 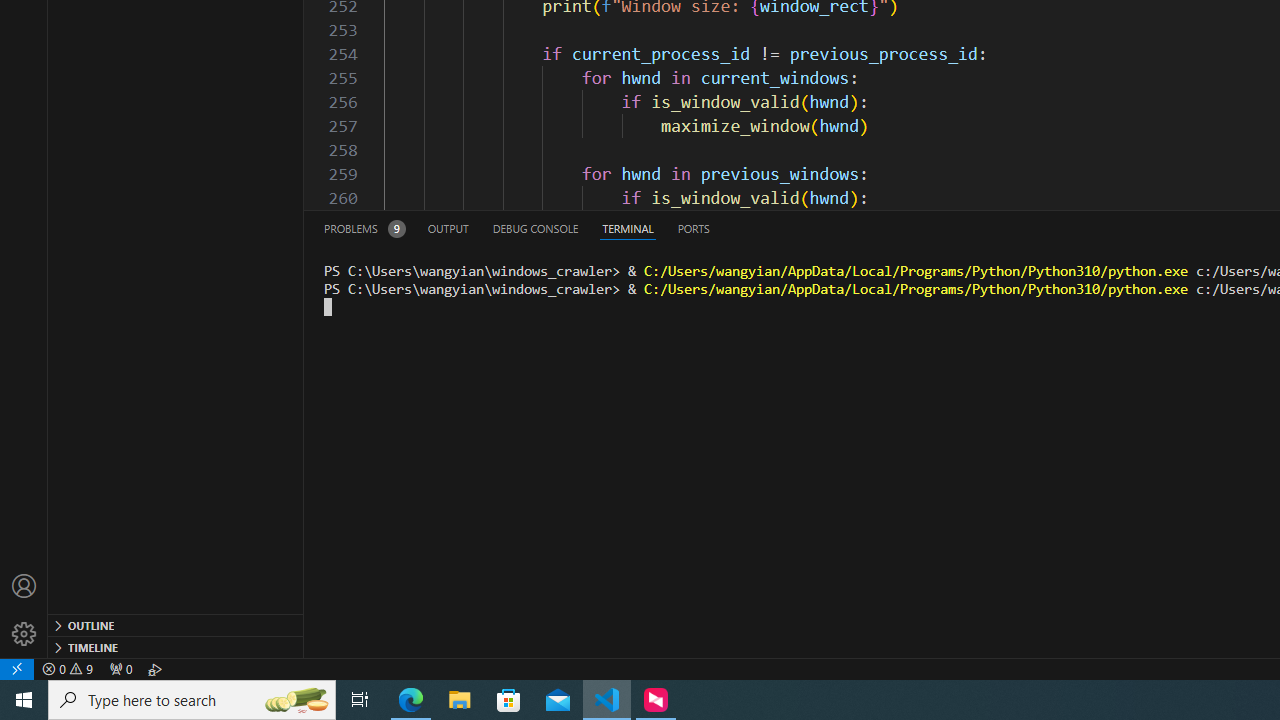 I want to click on 'Timeline Section', so click(x=176, y=646).